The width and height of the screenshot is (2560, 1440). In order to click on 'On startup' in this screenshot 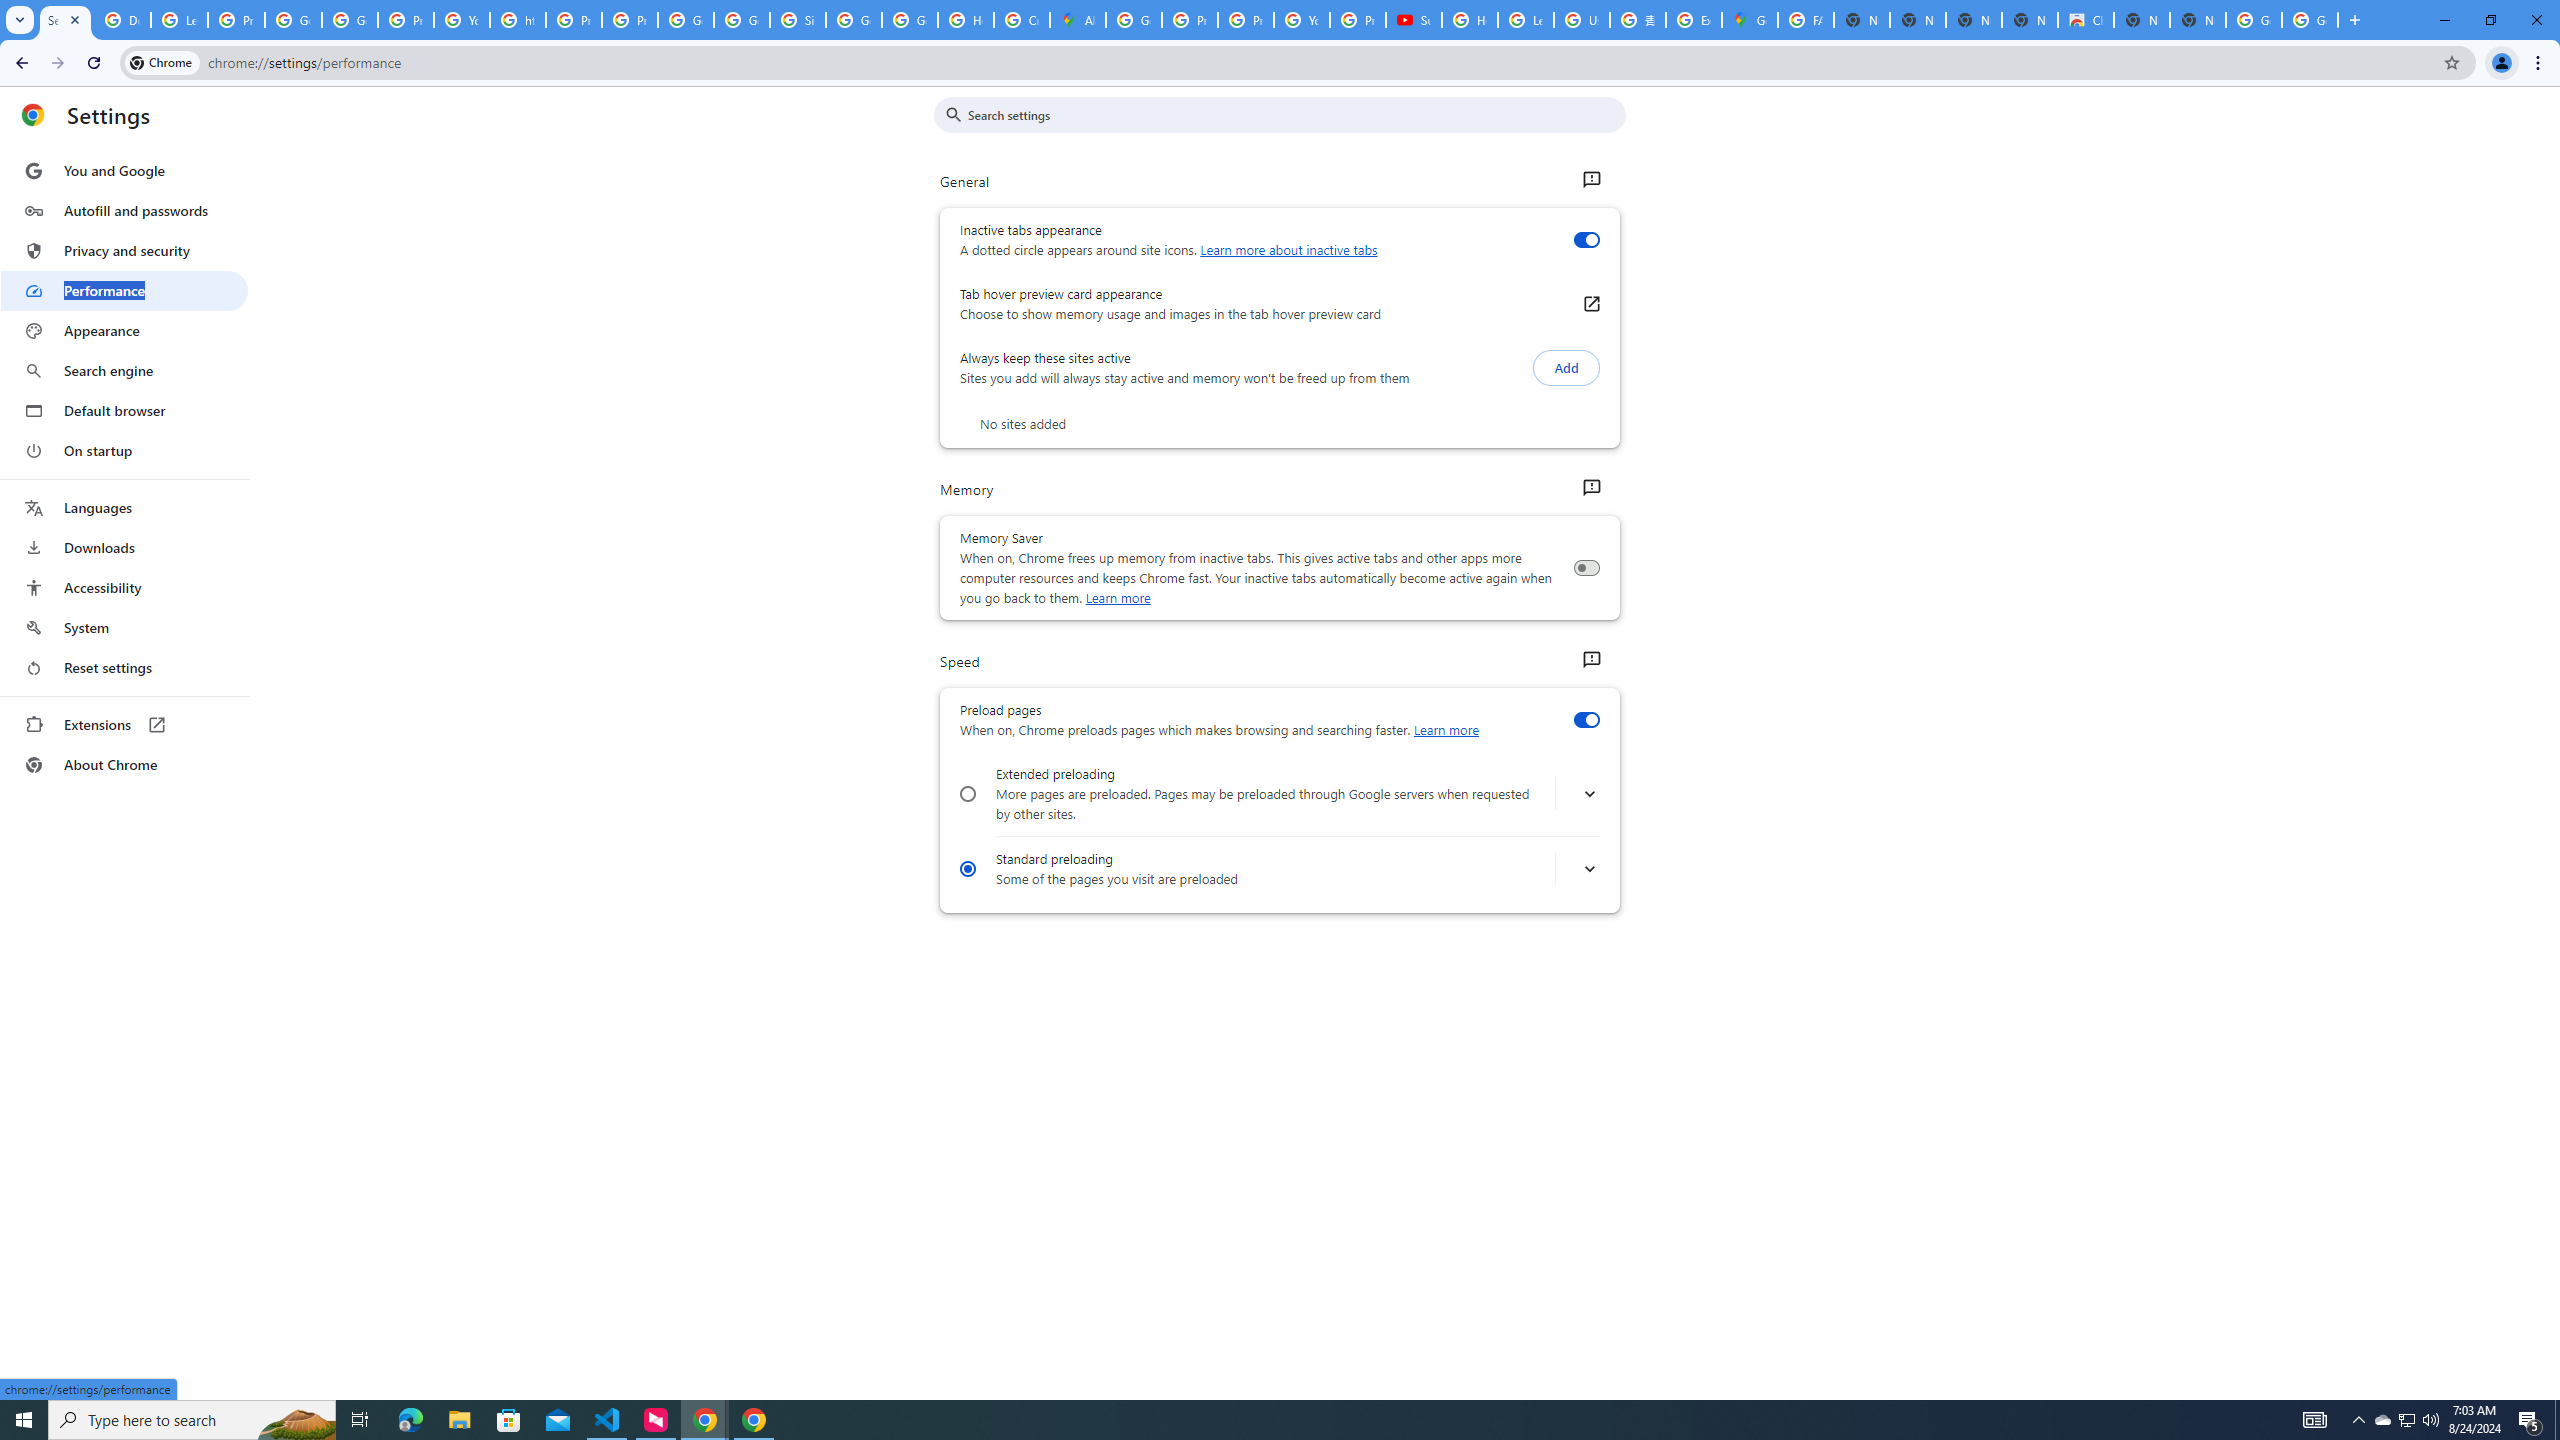, I will do `click(123, 449)`.